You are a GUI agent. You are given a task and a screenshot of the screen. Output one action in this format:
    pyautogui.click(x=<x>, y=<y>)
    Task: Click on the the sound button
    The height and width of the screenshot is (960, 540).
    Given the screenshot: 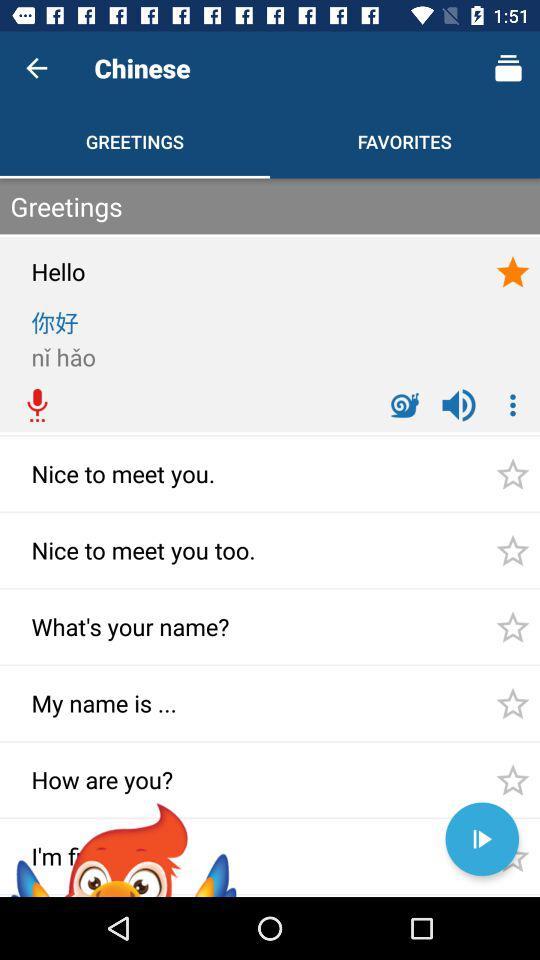 What is the action you would take?
    pyautogui.click(x=459, y=404)
    